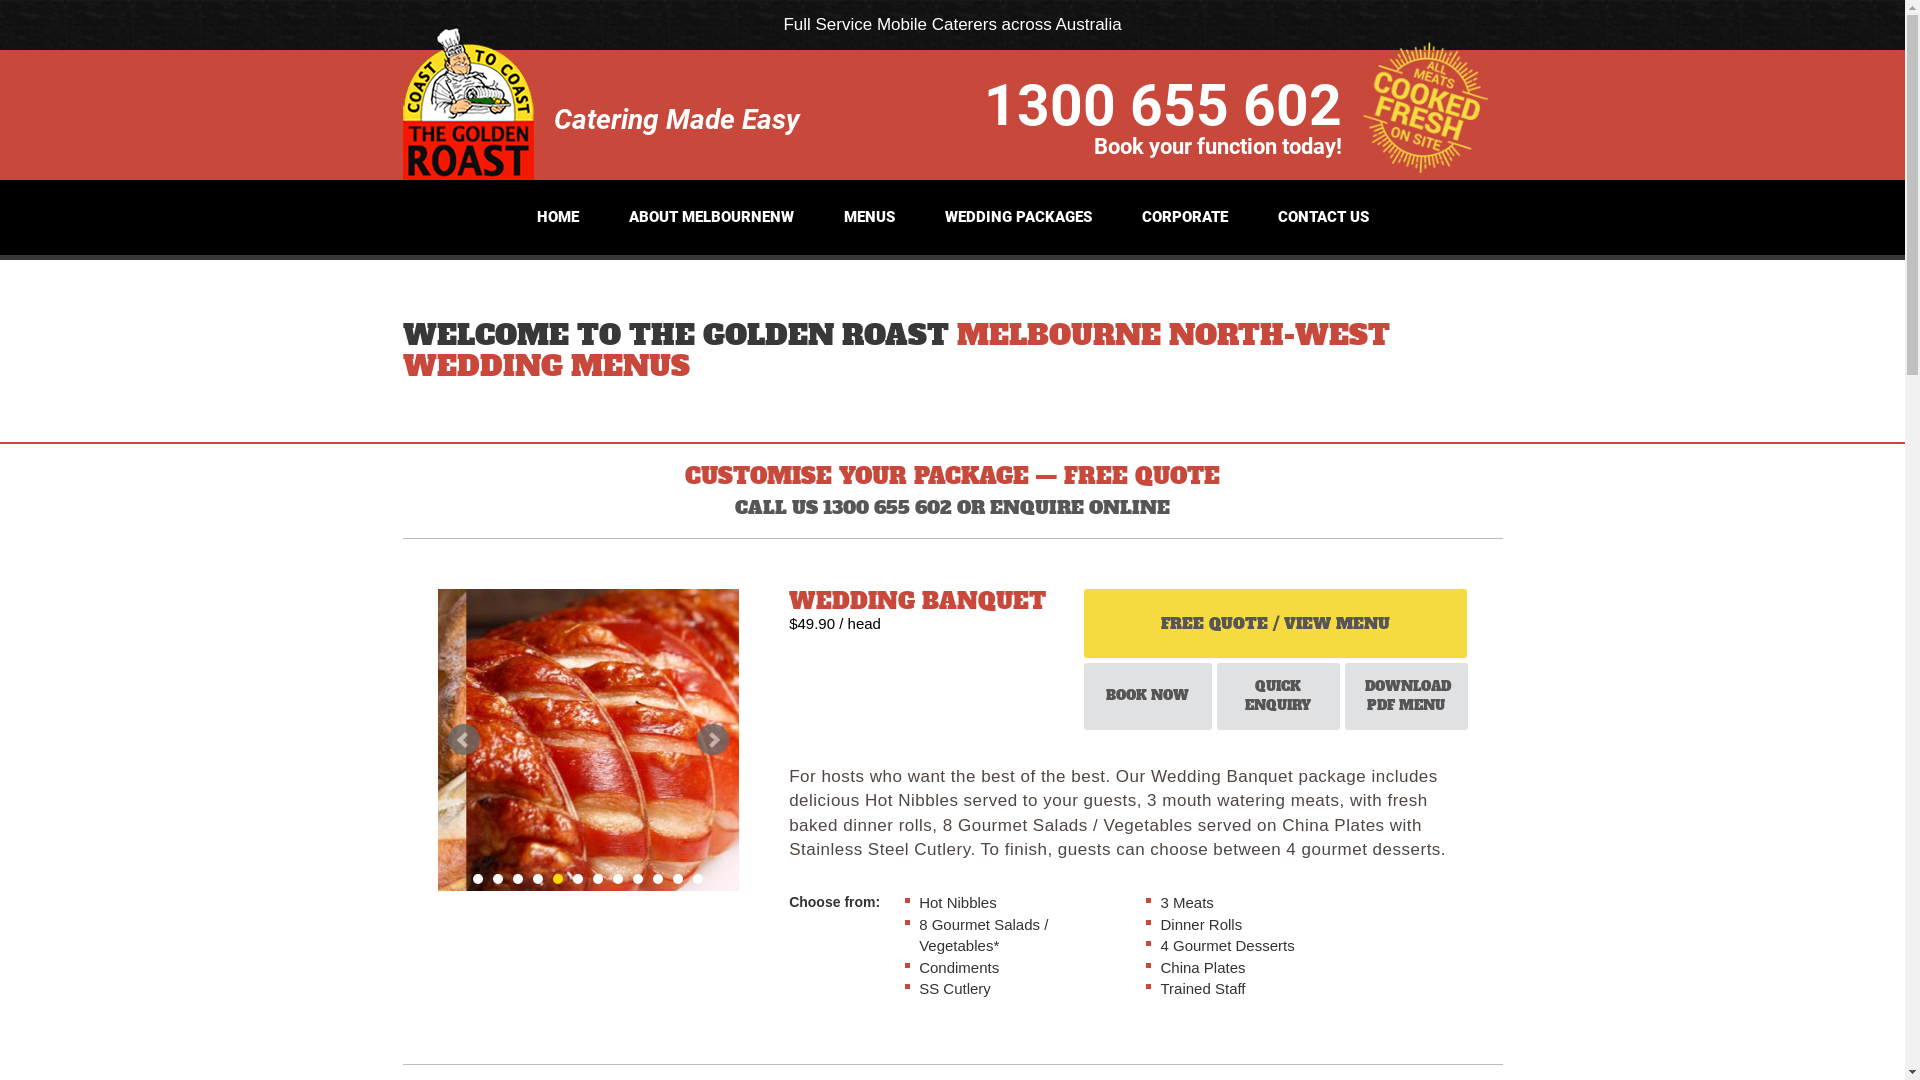 The width and height of the screenshot is (1920, 1080). I want to click on 'Next', so click(696, 740).